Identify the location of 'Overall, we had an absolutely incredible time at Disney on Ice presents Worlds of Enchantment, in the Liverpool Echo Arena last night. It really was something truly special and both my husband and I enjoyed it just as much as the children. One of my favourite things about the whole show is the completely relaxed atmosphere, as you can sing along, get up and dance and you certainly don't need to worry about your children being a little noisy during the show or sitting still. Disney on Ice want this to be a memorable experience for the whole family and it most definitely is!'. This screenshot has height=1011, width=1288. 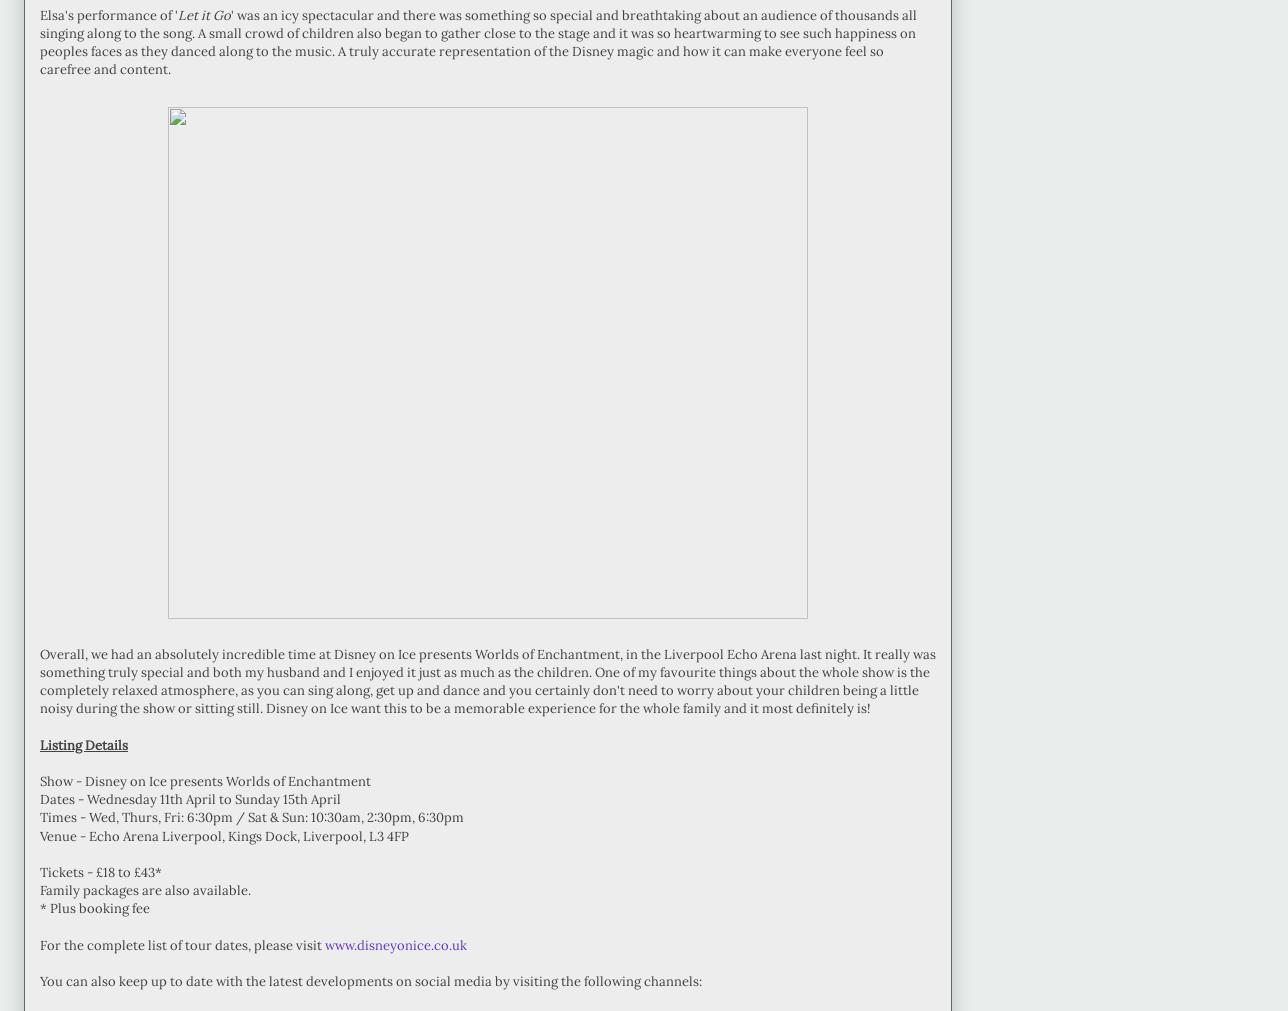
(488, 680).